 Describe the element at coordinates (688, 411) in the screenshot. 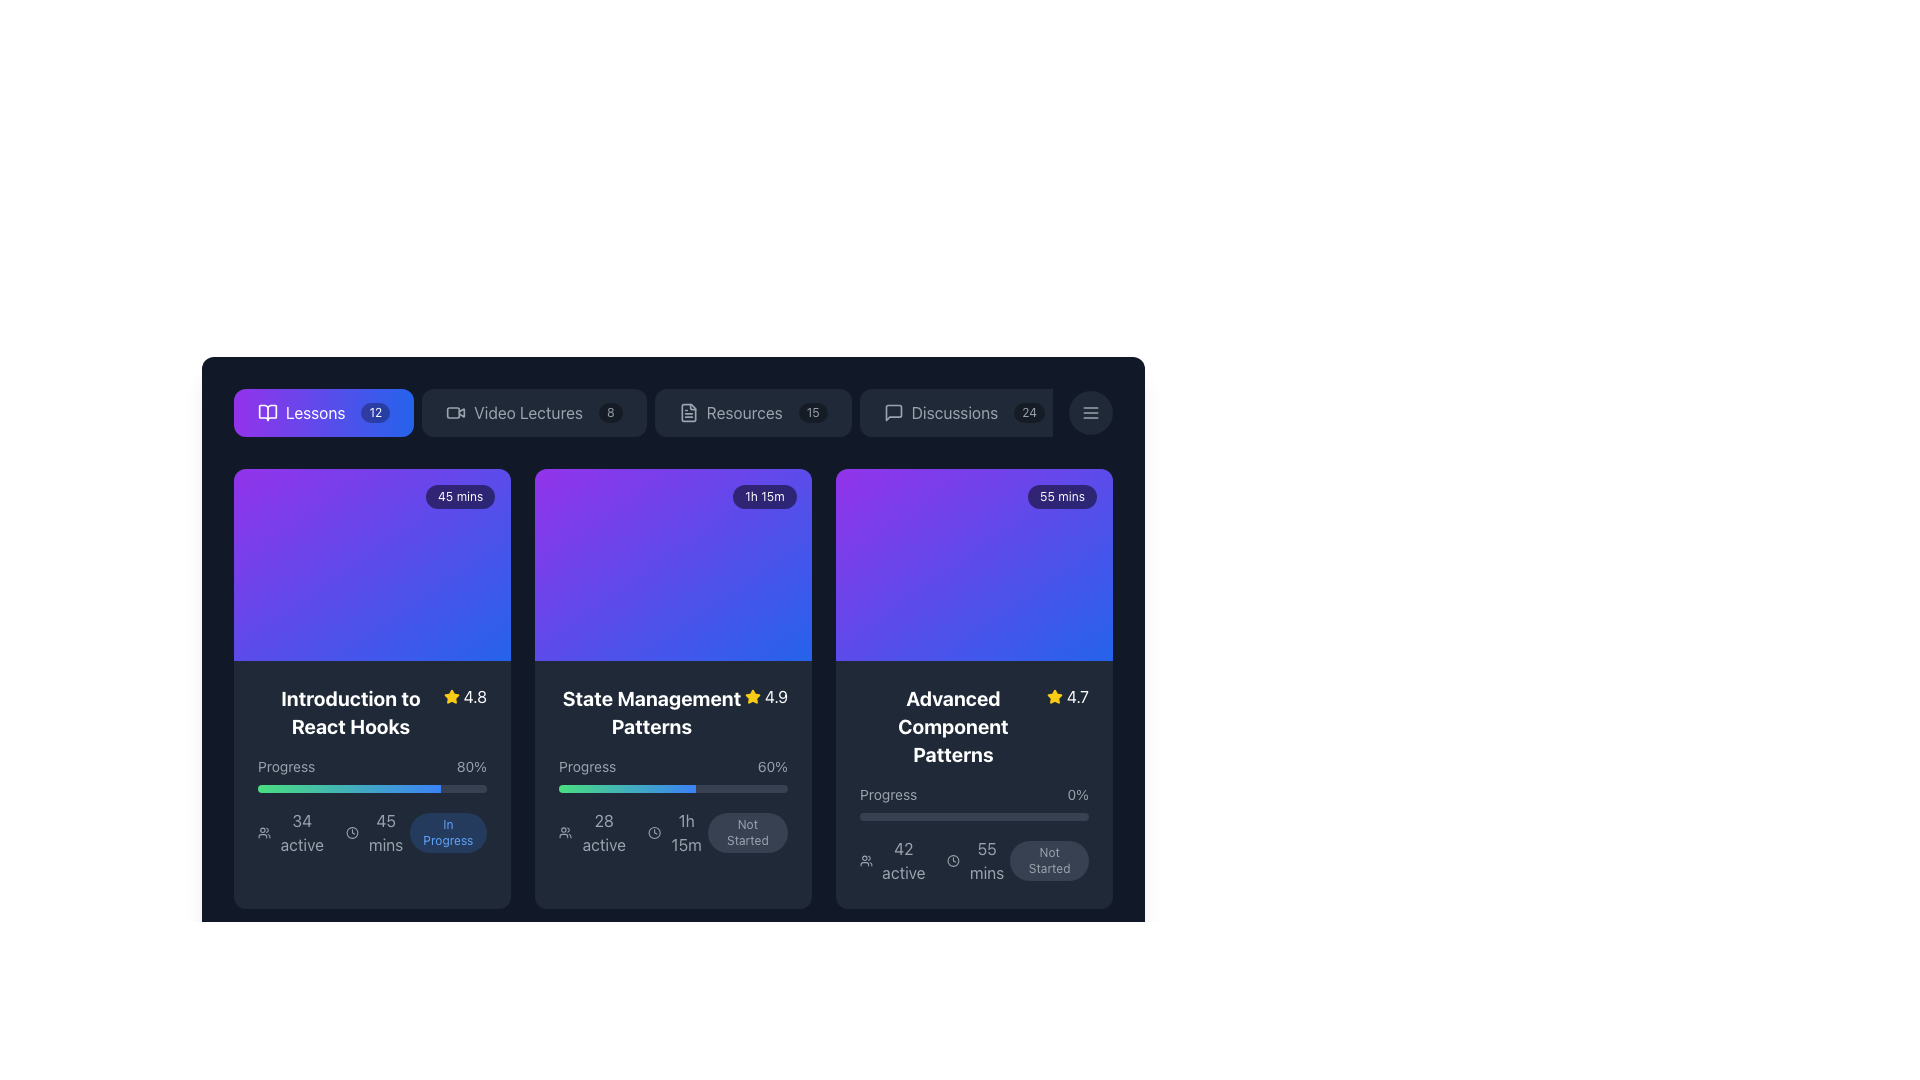

I see `the file-like icon located at the top-left corner of the header area, which represents a document and serves as a symbol for accessing resources or files` at that location.